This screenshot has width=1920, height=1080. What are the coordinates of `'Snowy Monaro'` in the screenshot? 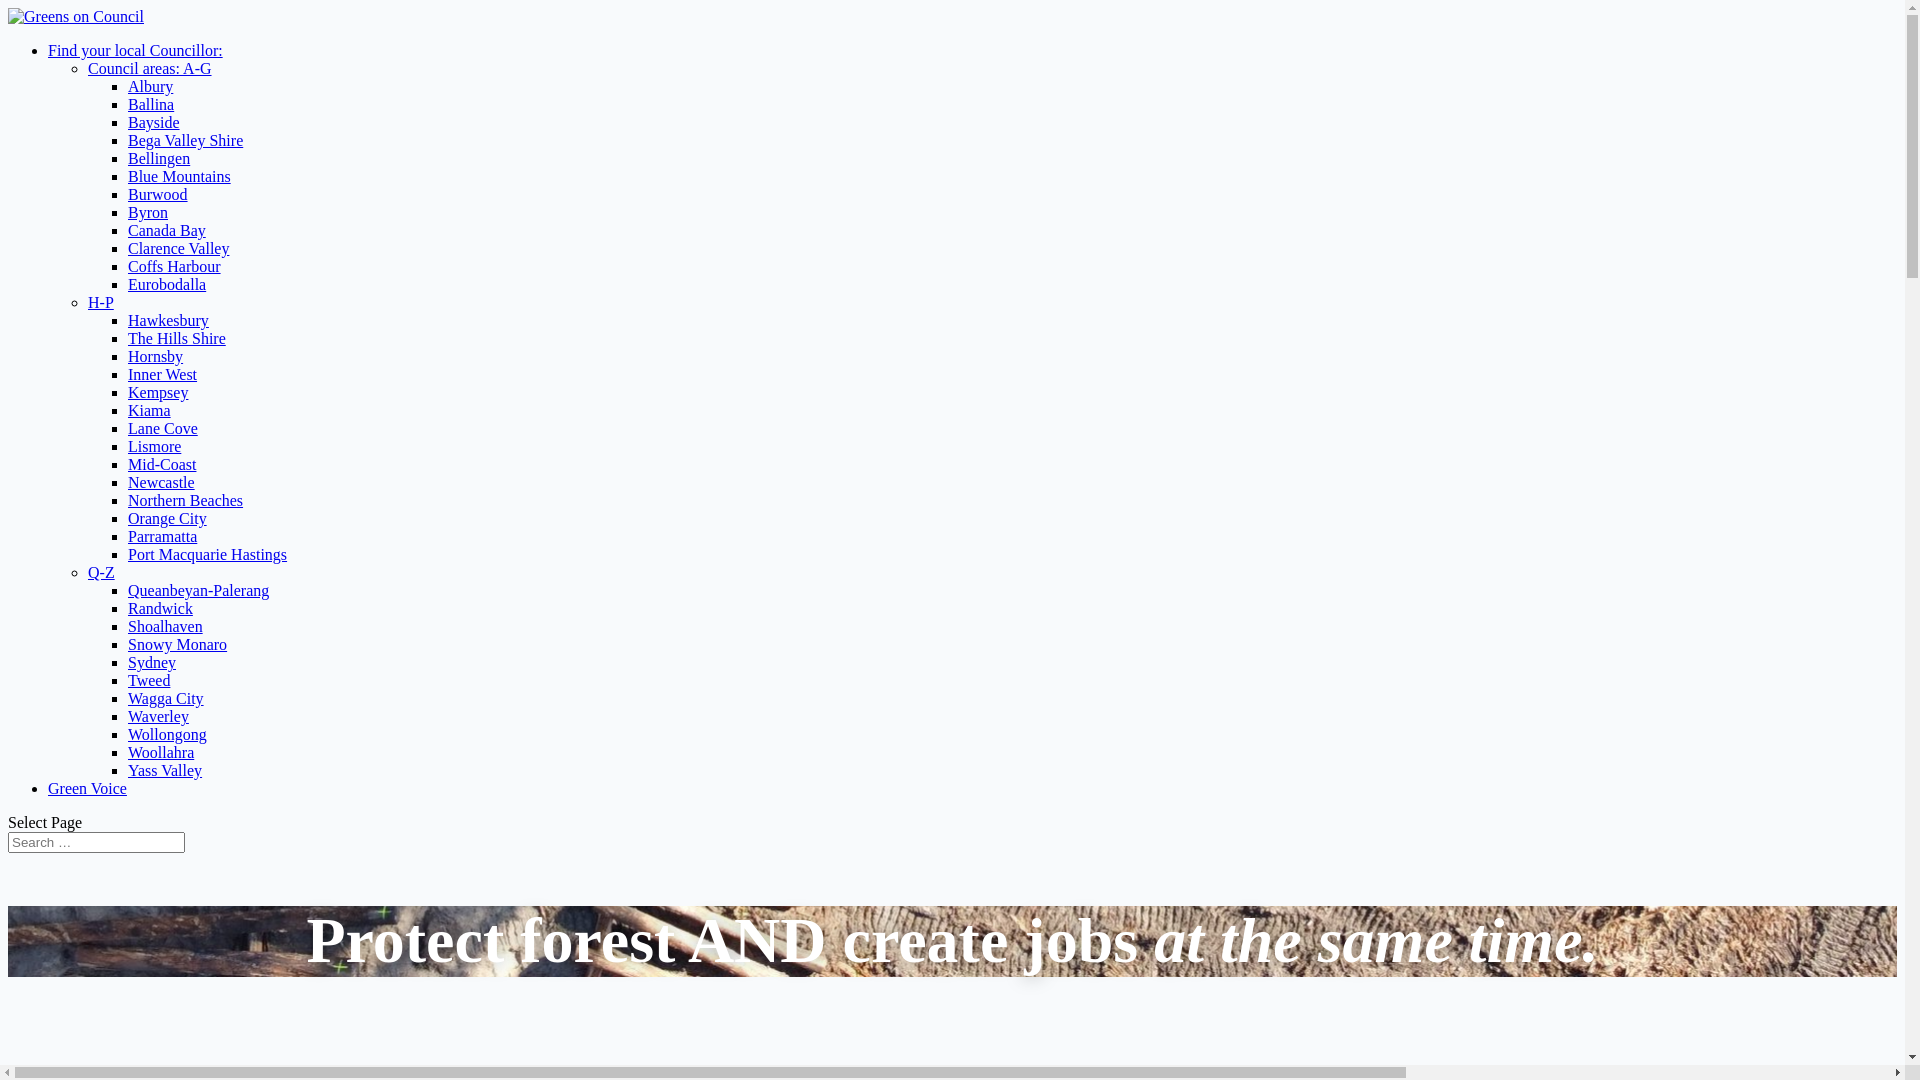 It's located at (177, 644).